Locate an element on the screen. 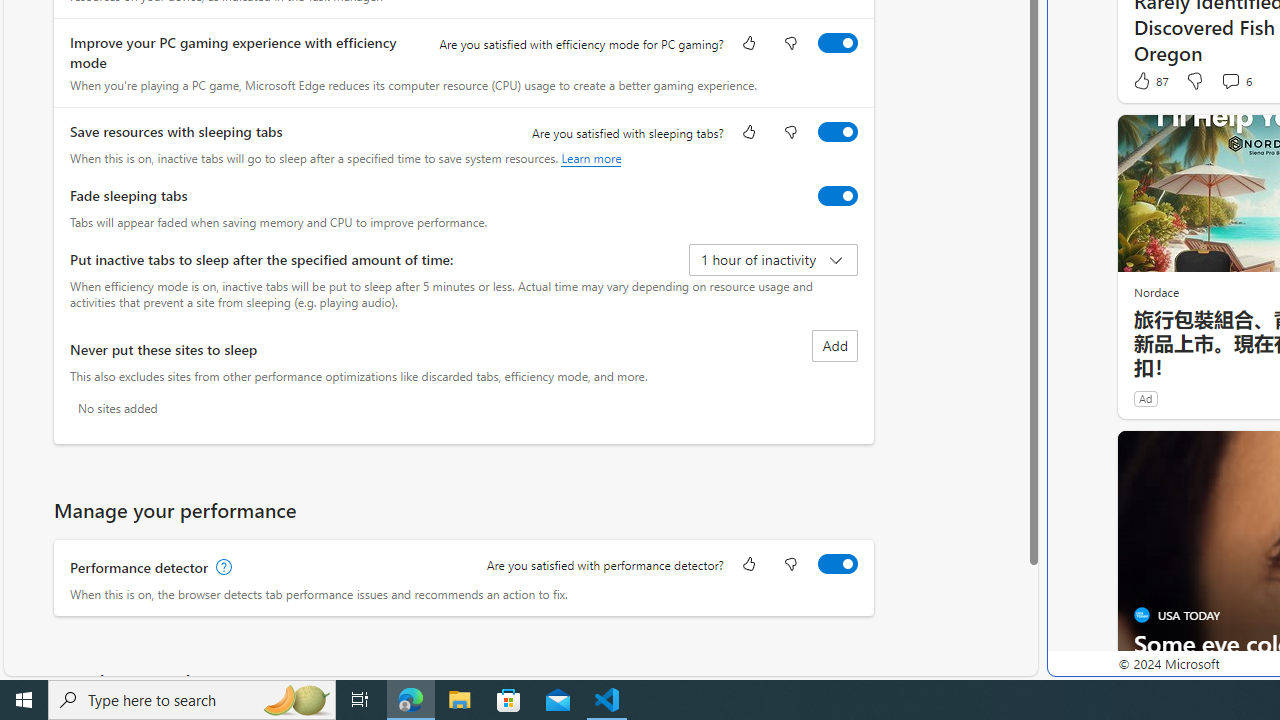  'Add site to never put these sites to sleep list' is located at coordinates (834, 344).